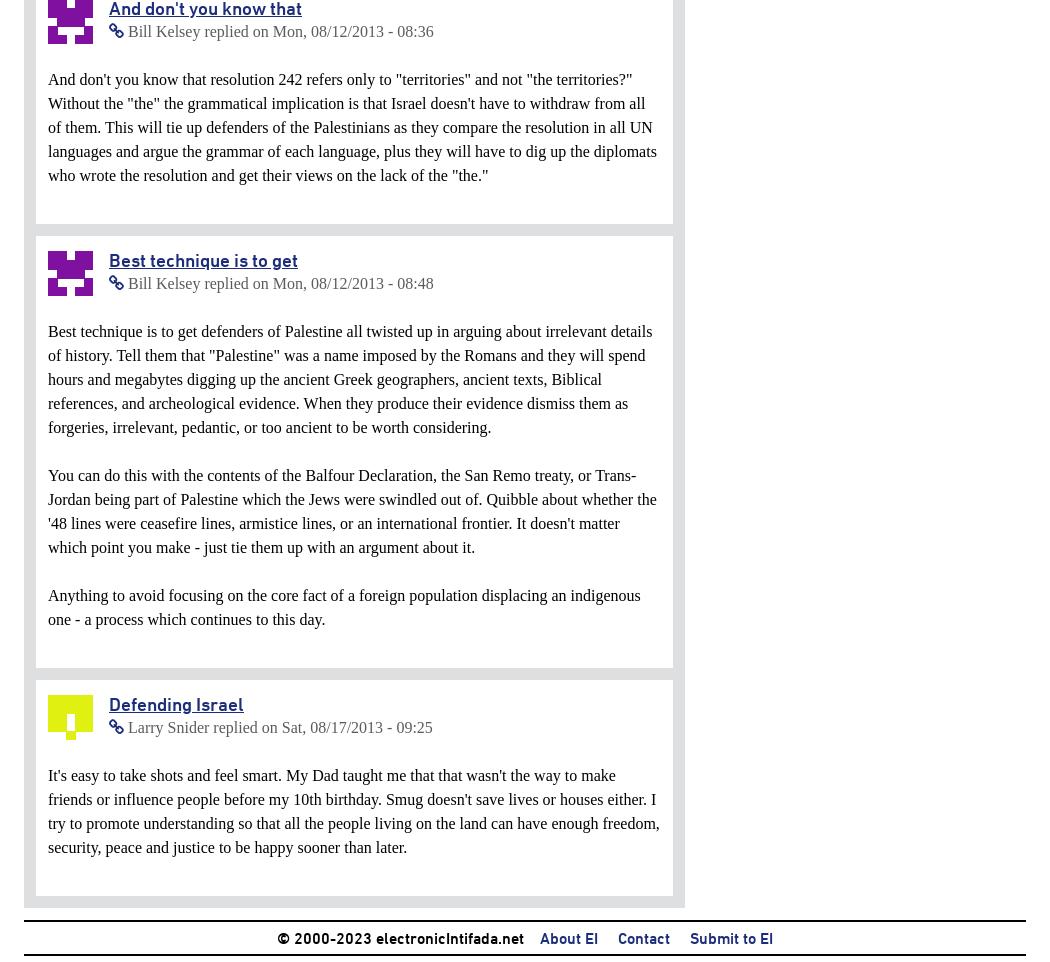  I want to click on 'Mon, 08/12/2013 - 08:48', so click(351, 283).